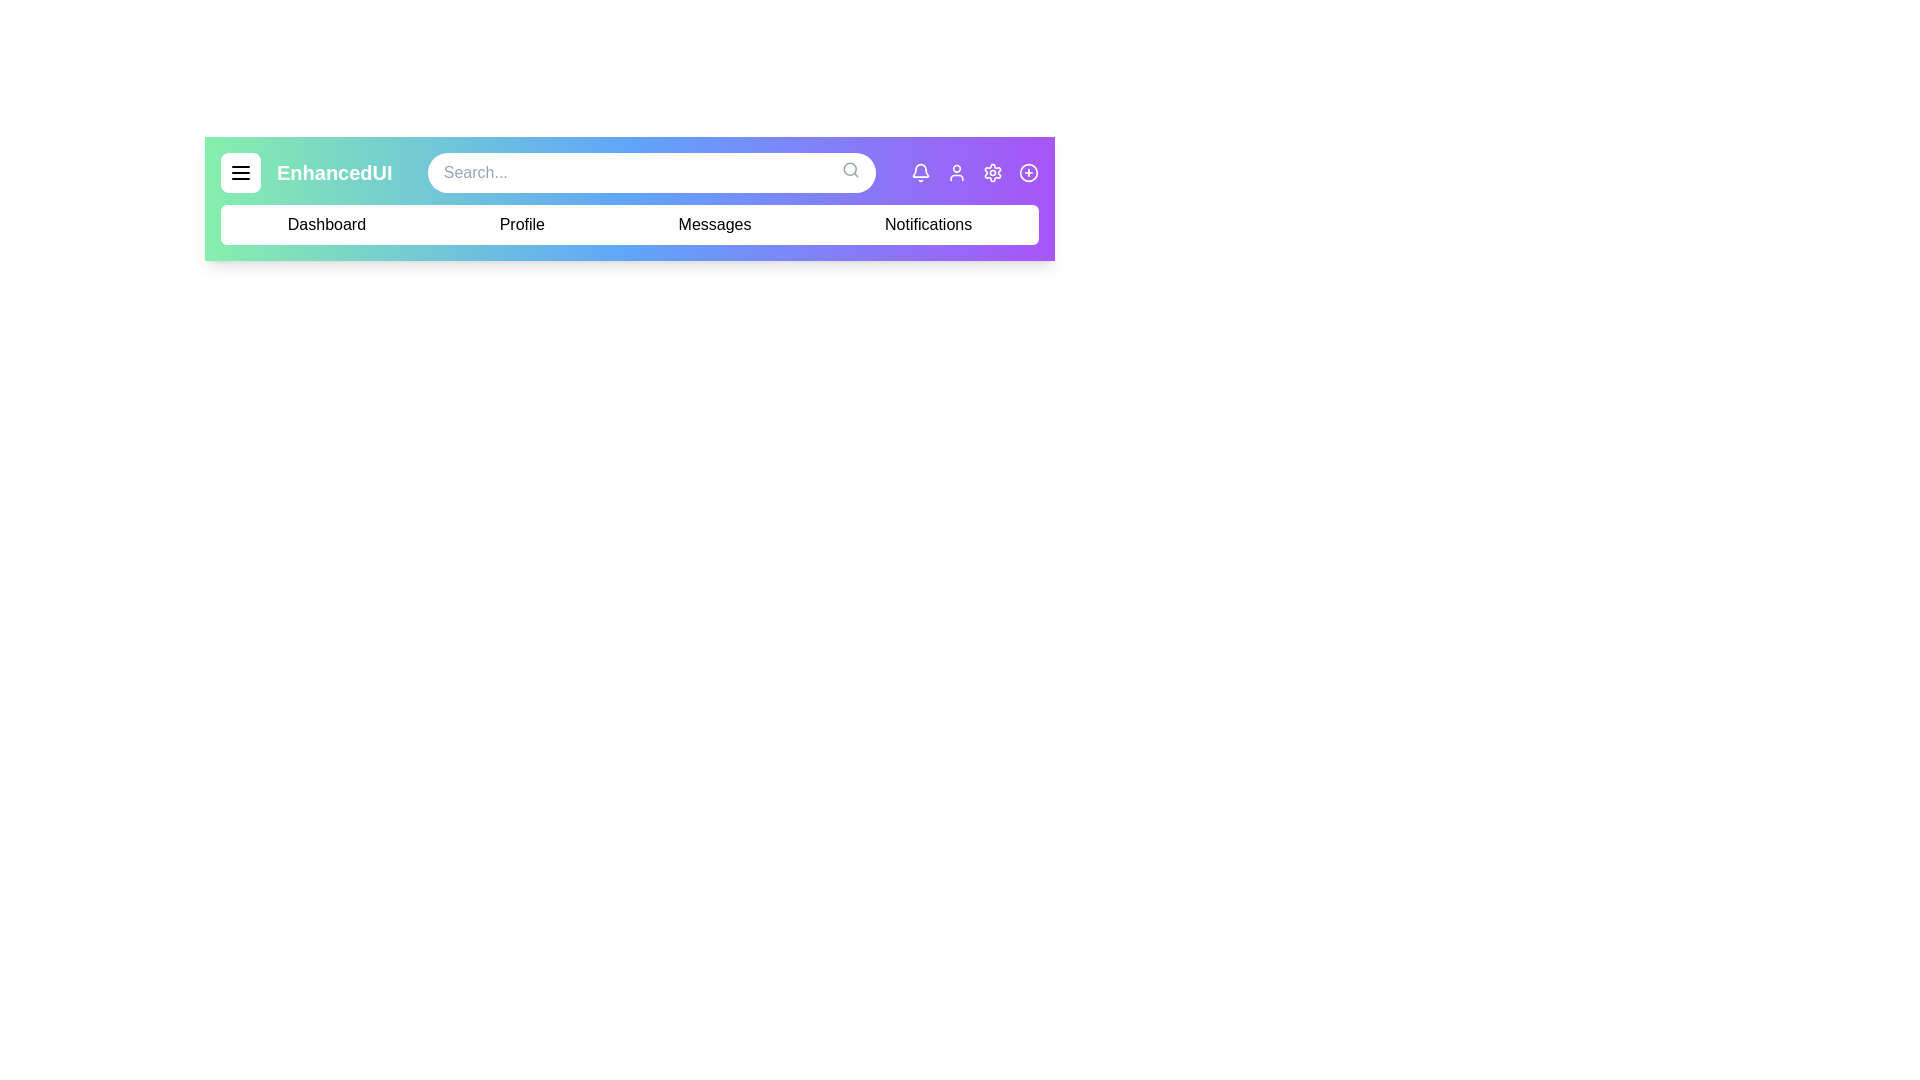 The width and height of the screenshot is (1920, 1080). What do you see at coordinates (522, 224) in the screenshot?
I see `the menu item Profile from the navigation bar` at bounding box center [522, 224].